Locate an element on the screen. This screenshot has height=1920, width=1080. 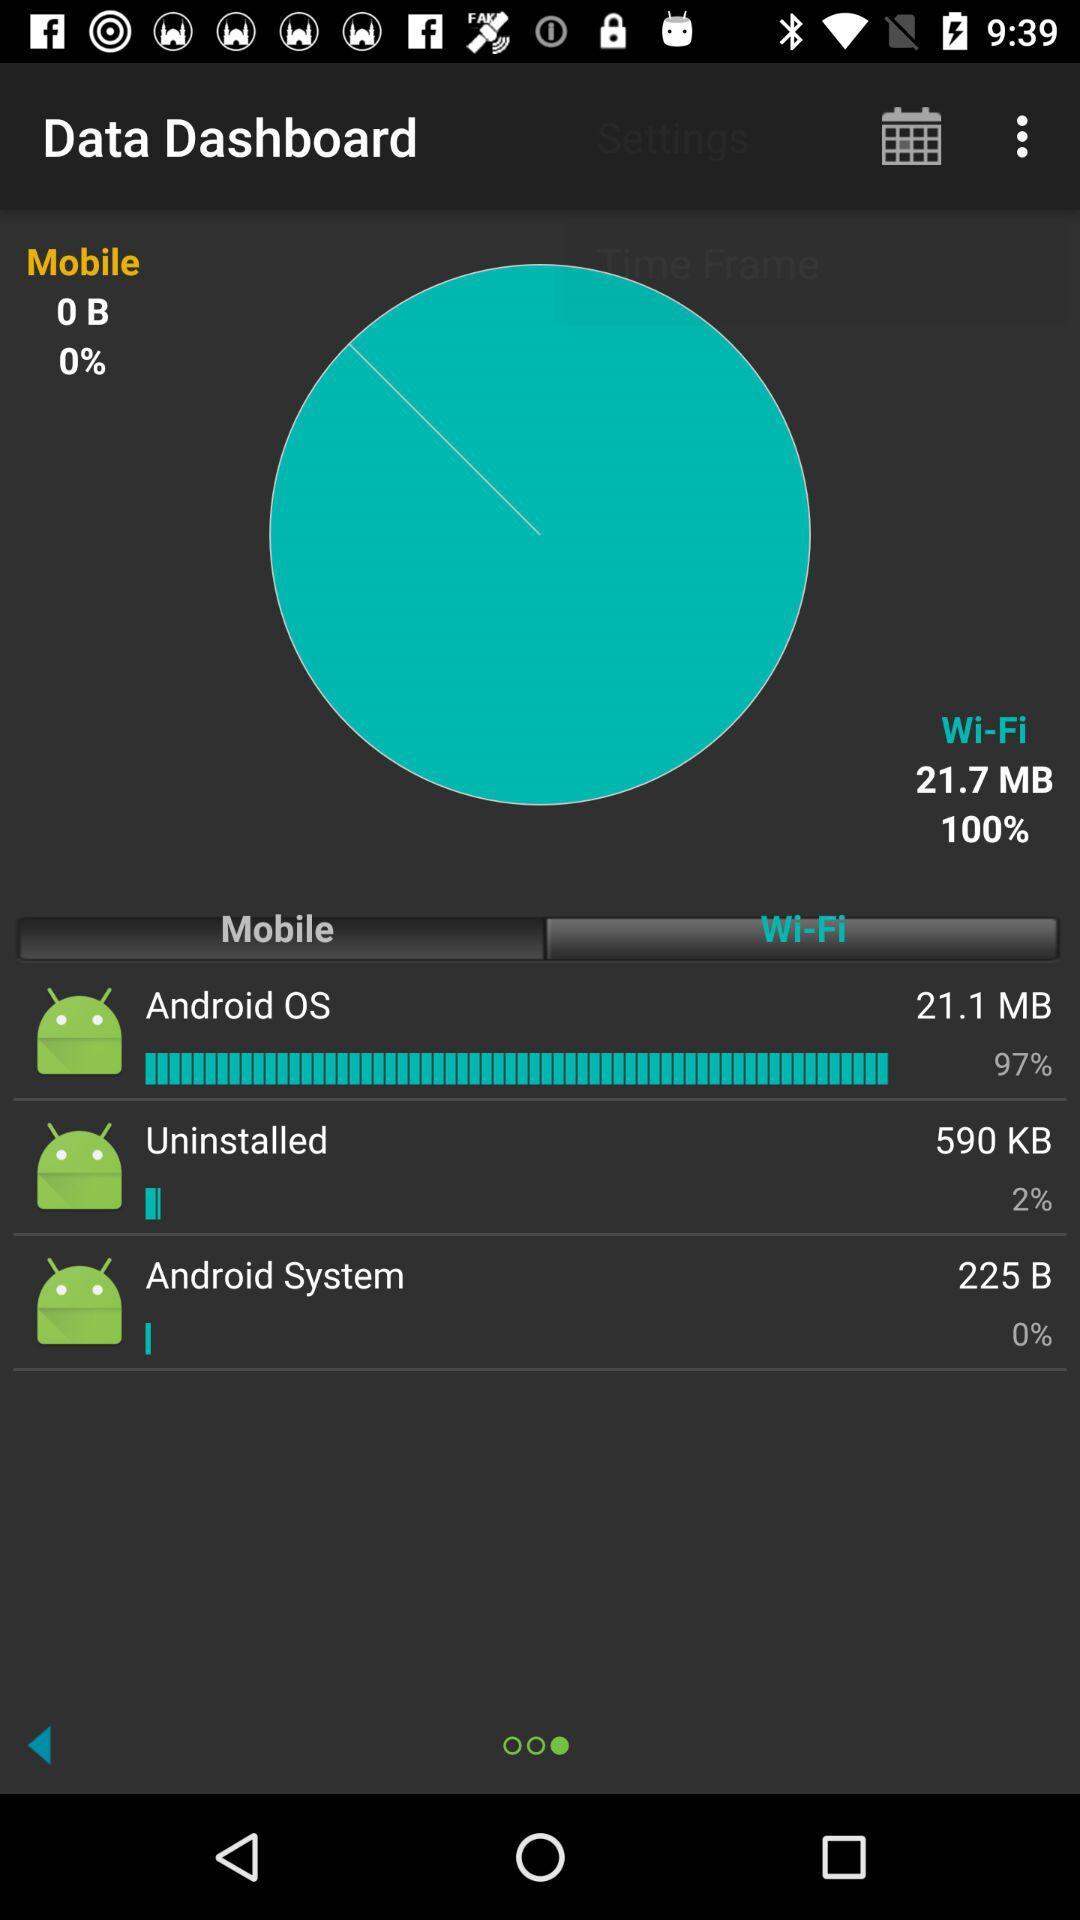
item above 590 kb icon is located at coordinates (1023, 1062).